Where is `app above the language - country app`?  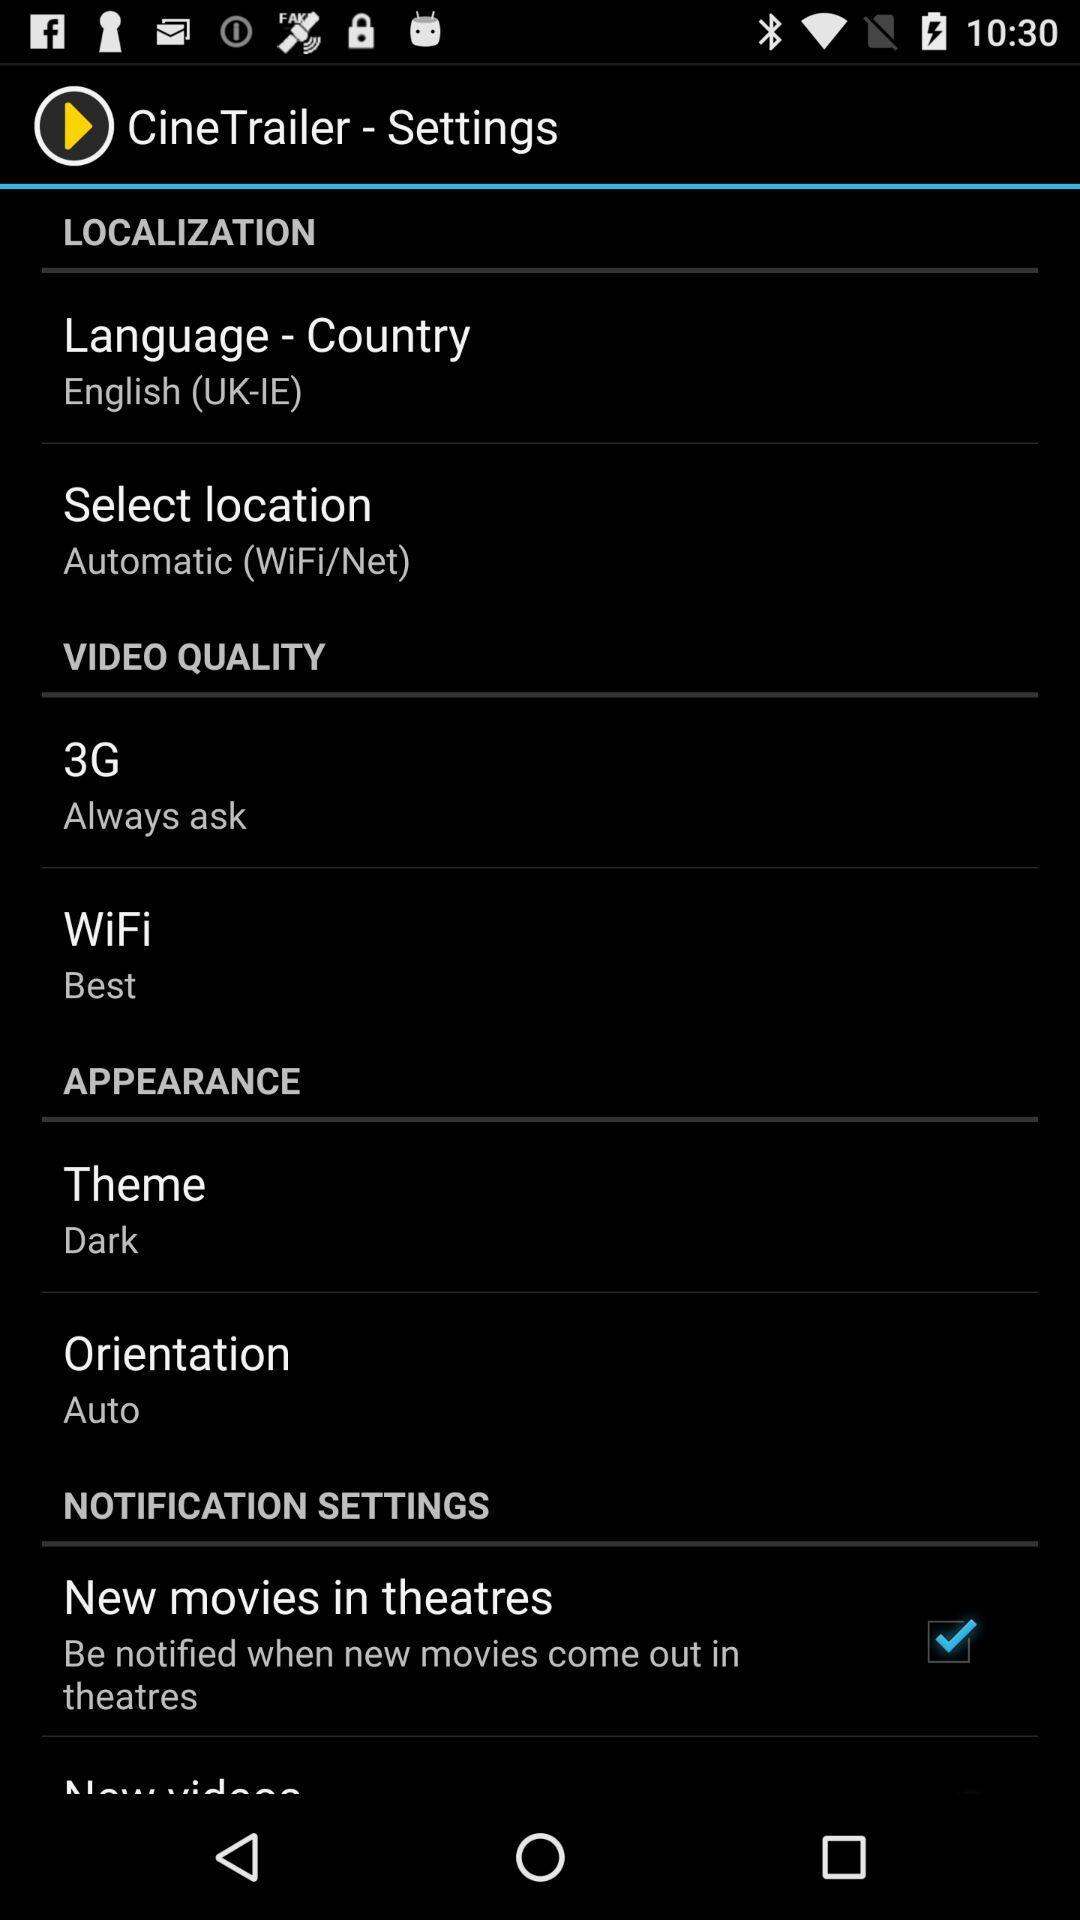
app above the language - country app is located at coordinates (540, 230).